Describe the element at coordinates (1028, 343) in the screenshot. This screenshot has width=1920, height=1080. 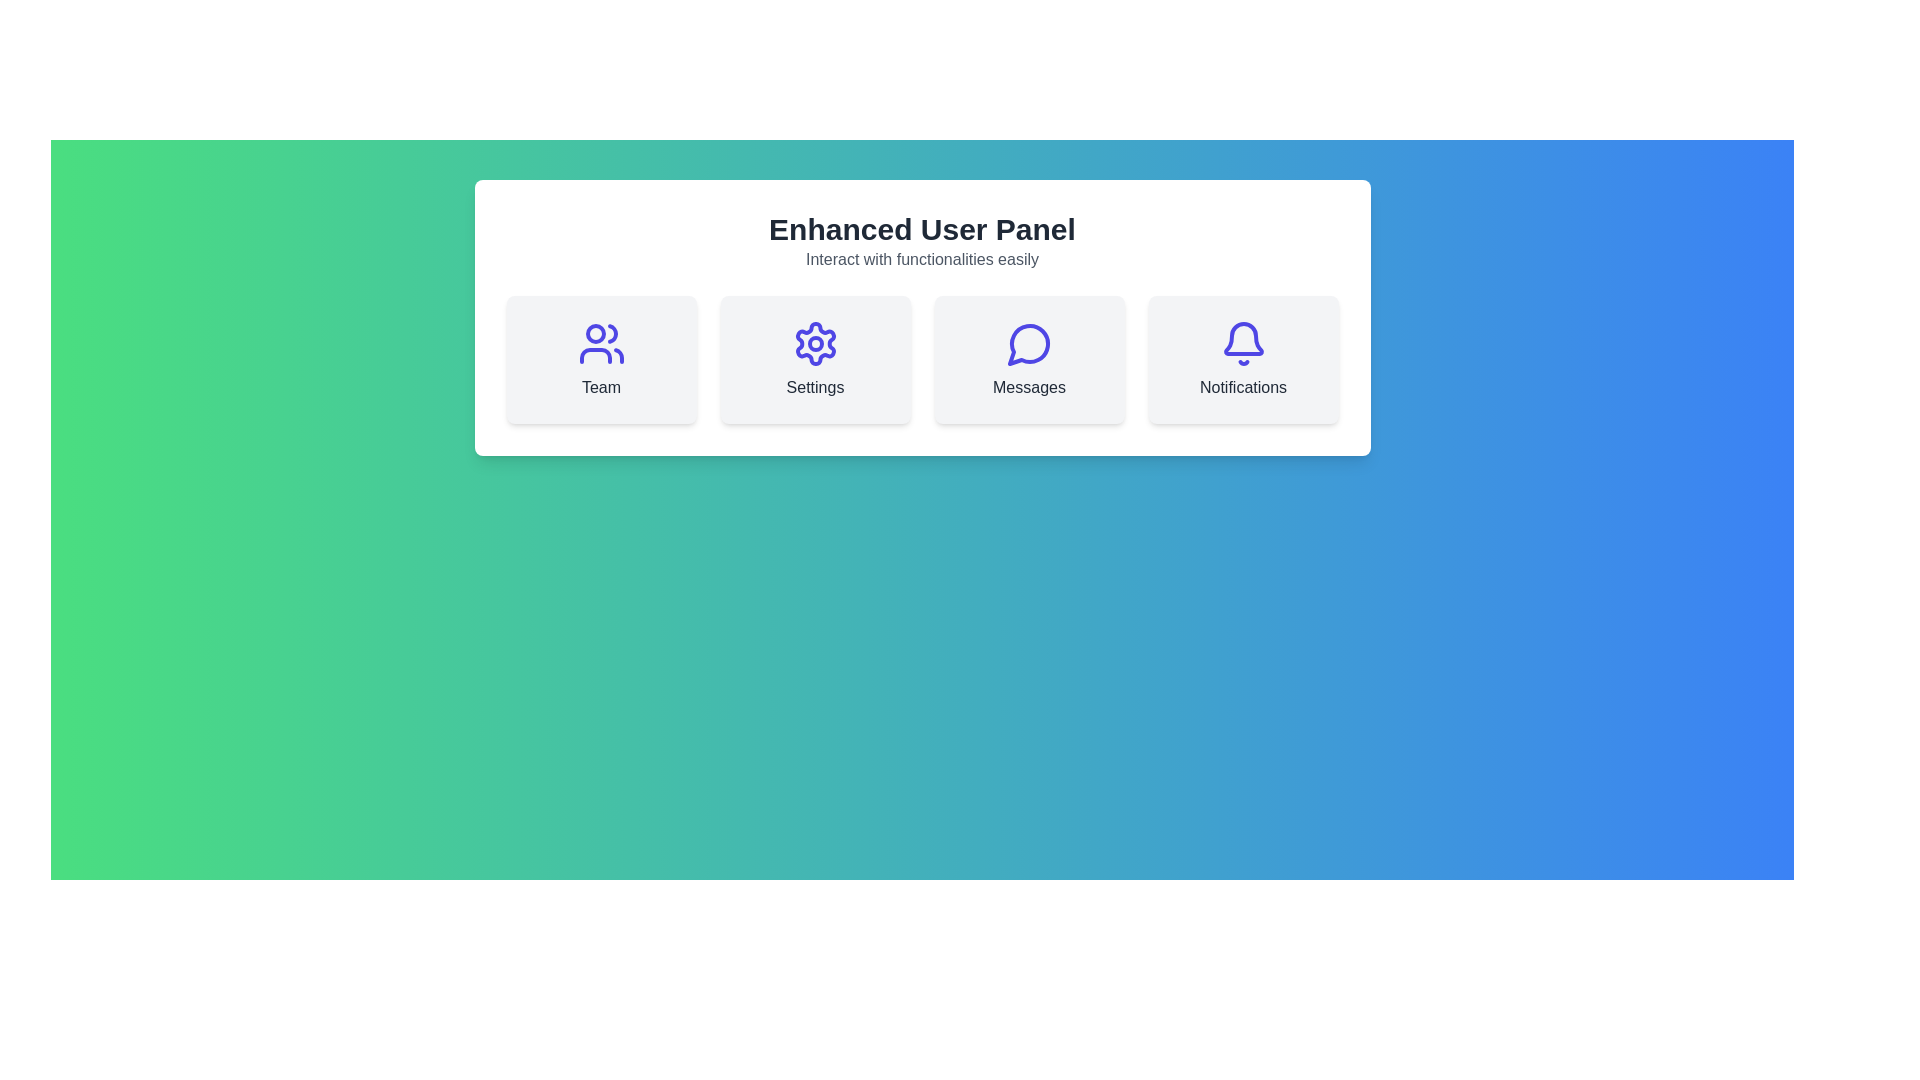
I see `the graphical icon resembling a text message bubble located in the 'Messages' section of the grid layout` at that location.